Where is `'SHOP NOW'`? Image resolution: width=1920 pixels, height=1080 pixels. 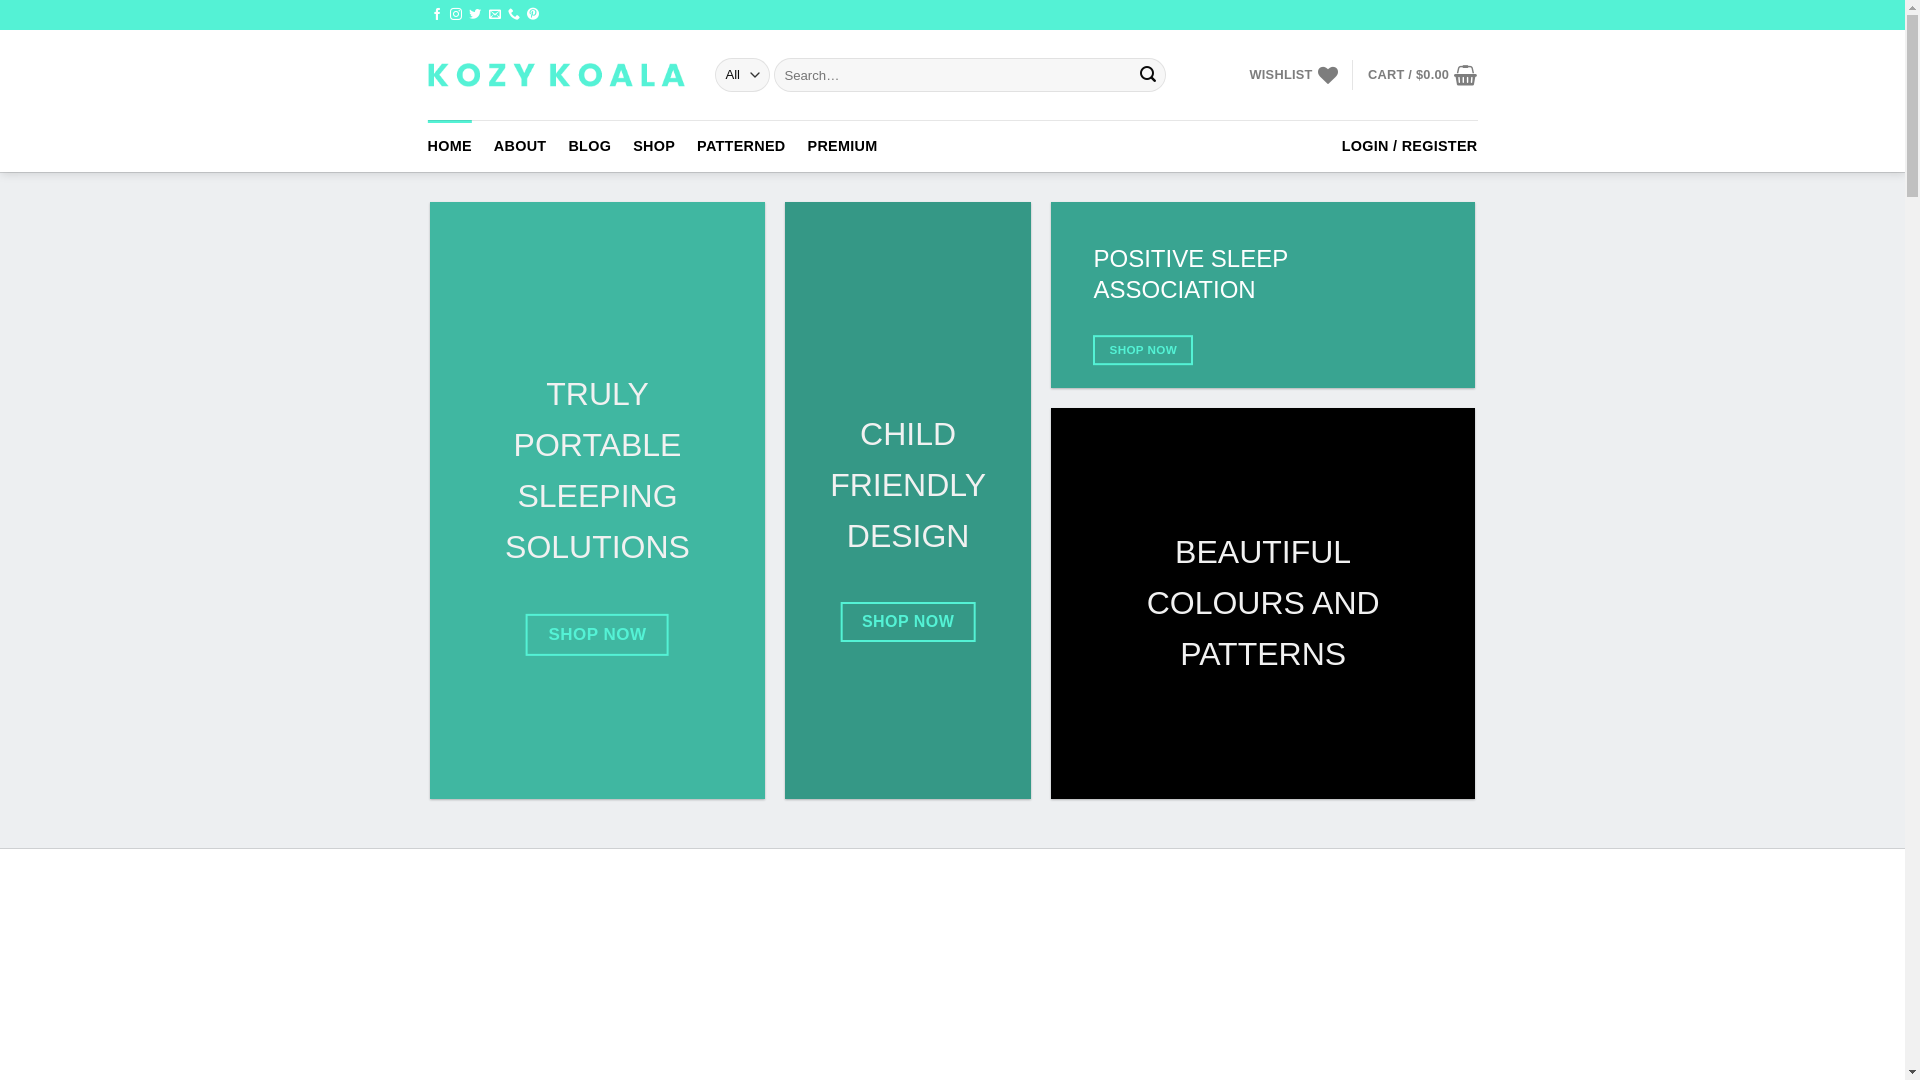 'SHOP NOW' is located at coordinates (596, 635).